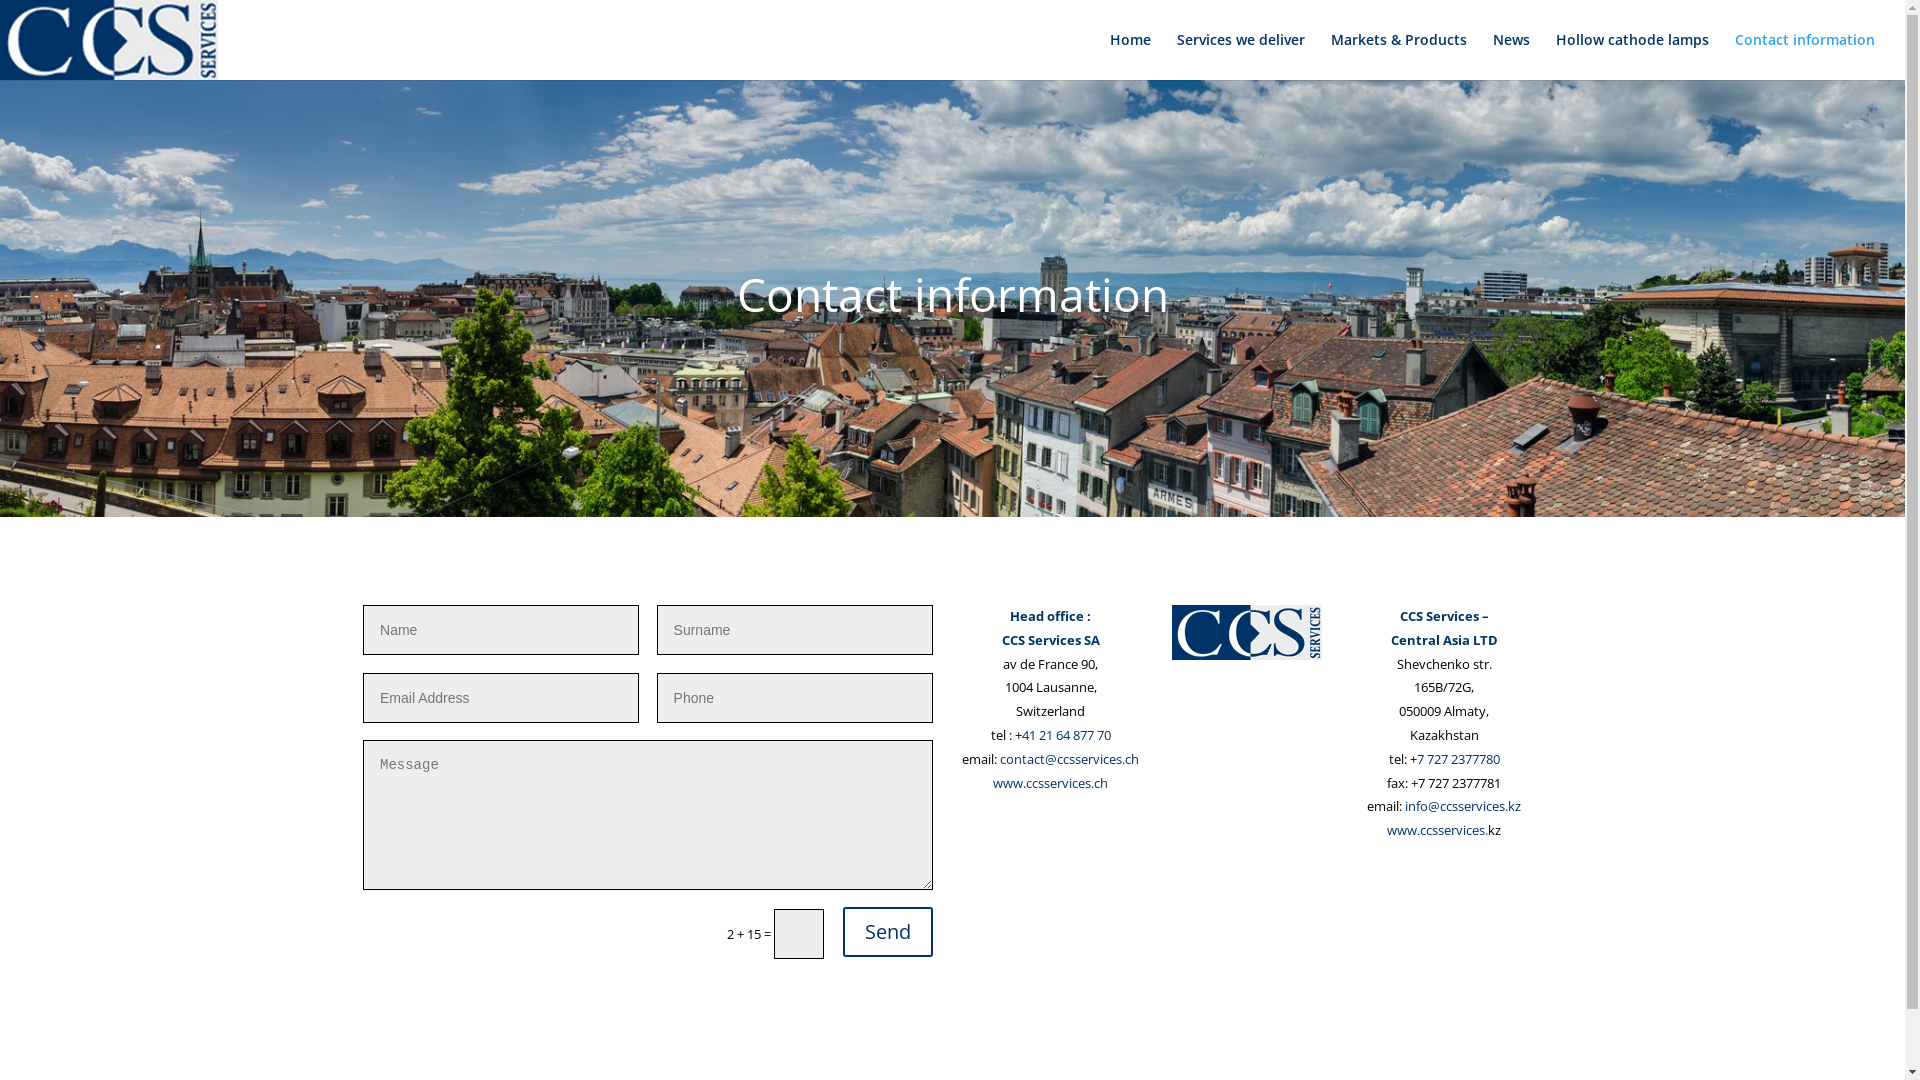  What do you see at coordinates (1068, 759) in the screenshot?
I see `'contact@ccsservices.ch'` at bounding box center [1068, 759].